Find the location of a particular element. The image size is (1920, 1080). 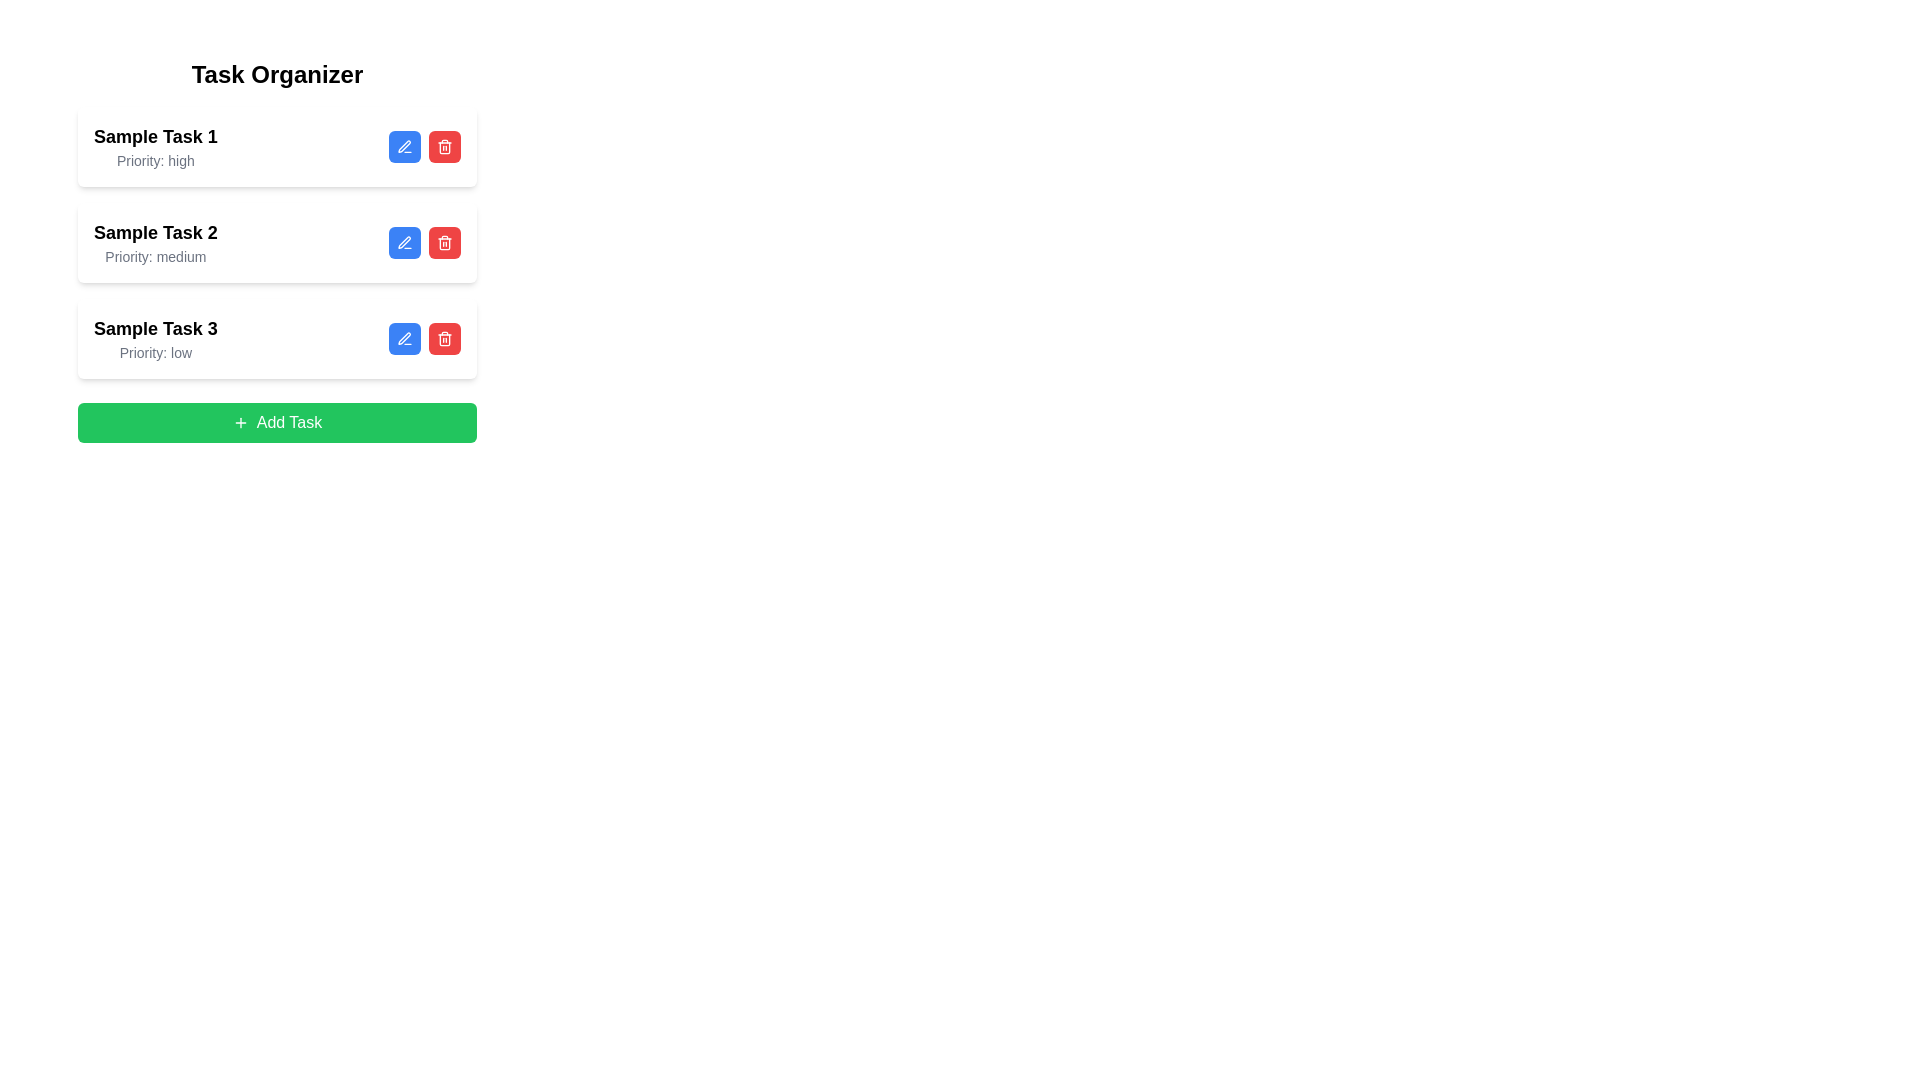

the delete button indicated by the trash can icon, positioned in the second row of the task list, to the right of 'Sample Task 2' and the blue edit button is located at coordinates (444, 242).